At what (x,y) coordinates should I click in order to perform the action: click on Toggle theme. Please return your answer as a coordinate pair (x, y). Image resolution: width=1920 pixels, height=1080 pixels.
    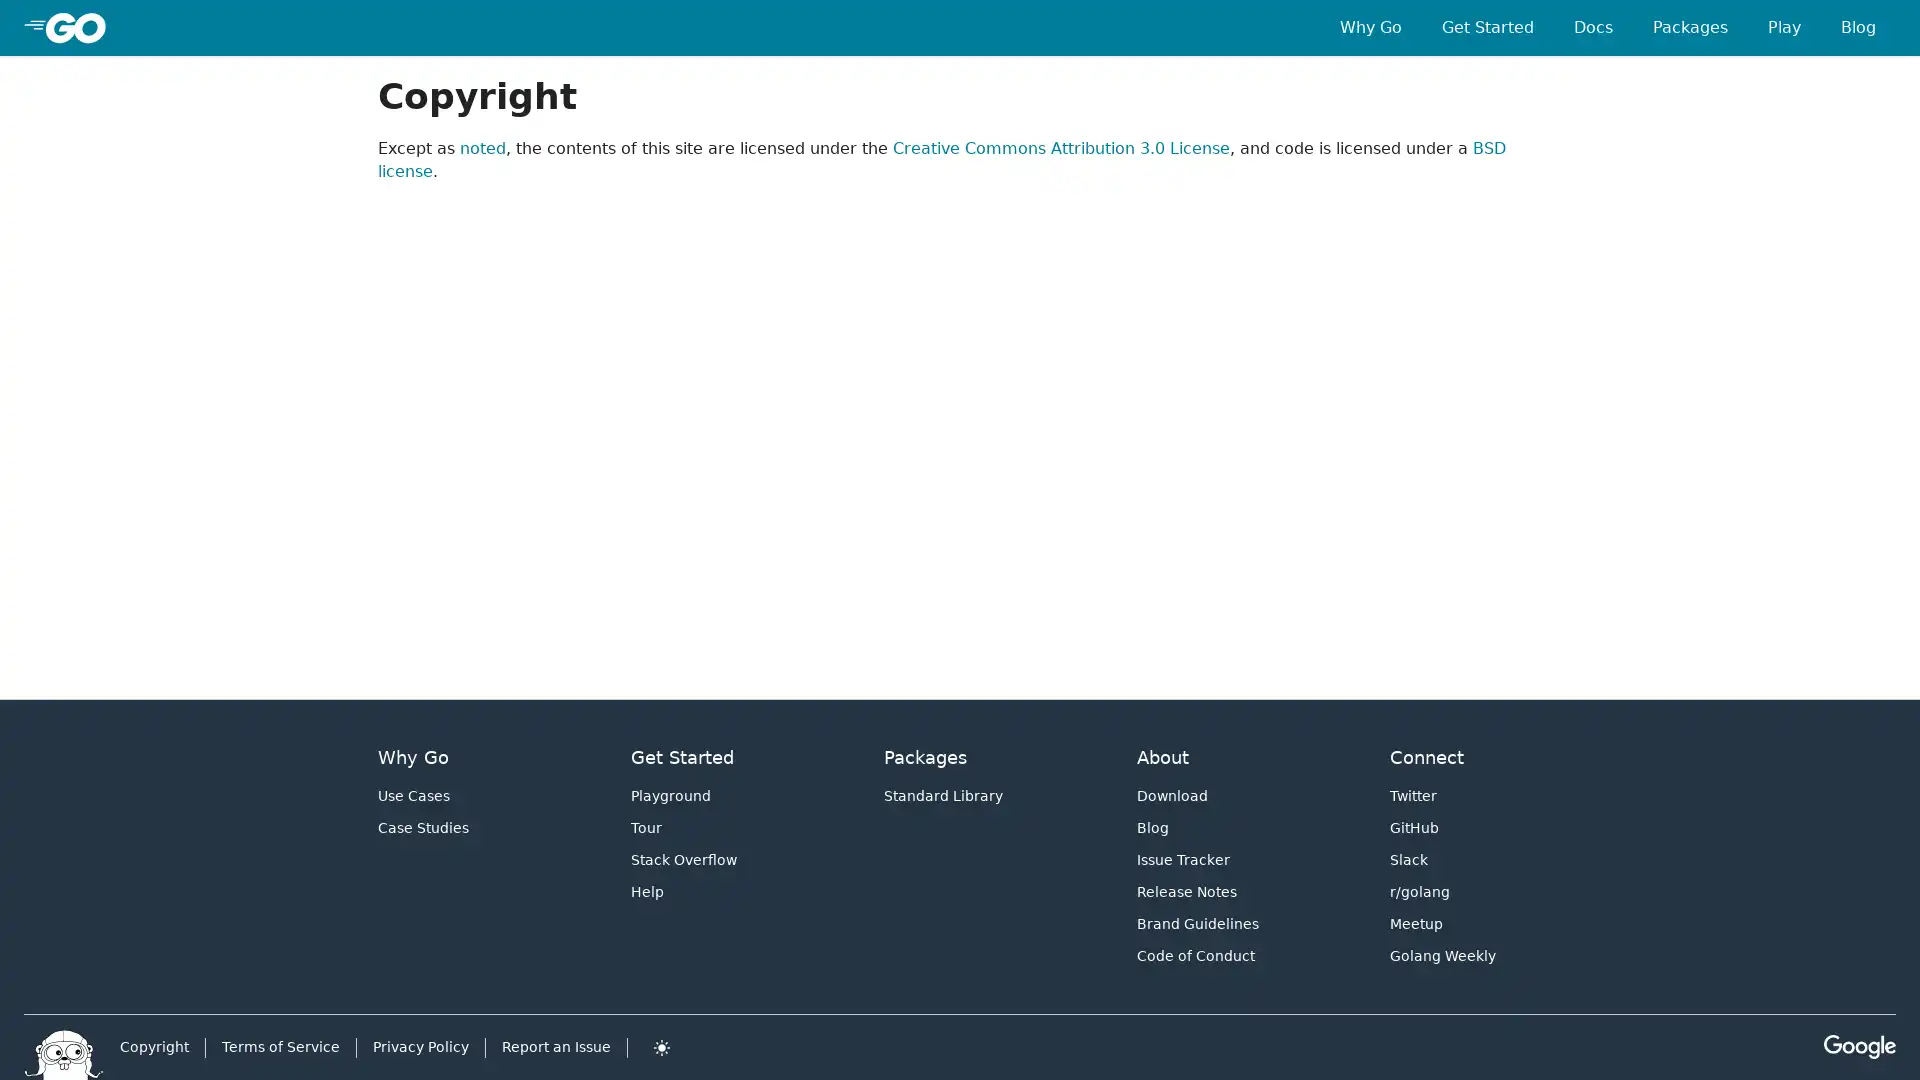
    Looking at the image, I should click on (662, 1045).